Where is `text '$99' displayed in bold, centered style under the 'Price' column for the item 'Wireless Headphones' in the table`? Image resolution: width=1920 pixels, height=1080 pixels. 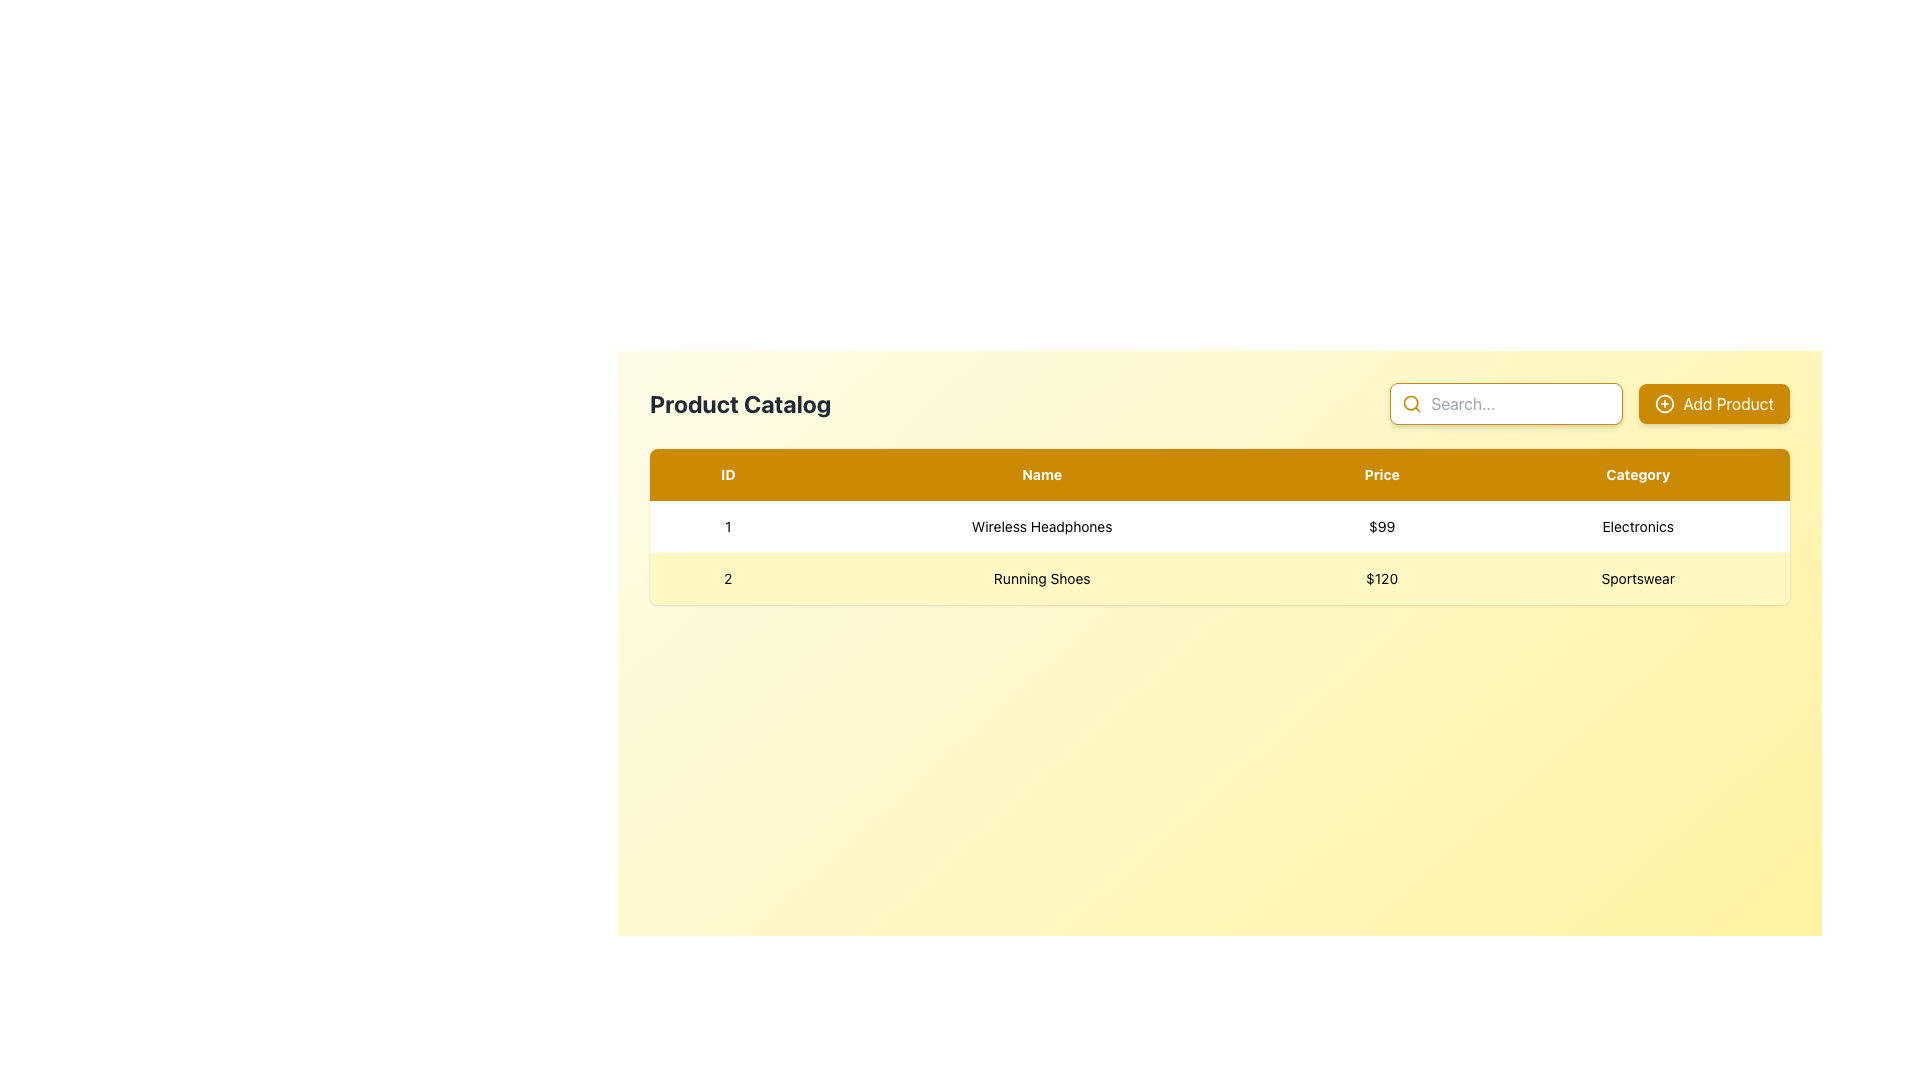 text '$99' displayed in bold, centered style under the 'Price' column for the item 'Wireless Headphones' in the table is located at coordinates (1381, 526).